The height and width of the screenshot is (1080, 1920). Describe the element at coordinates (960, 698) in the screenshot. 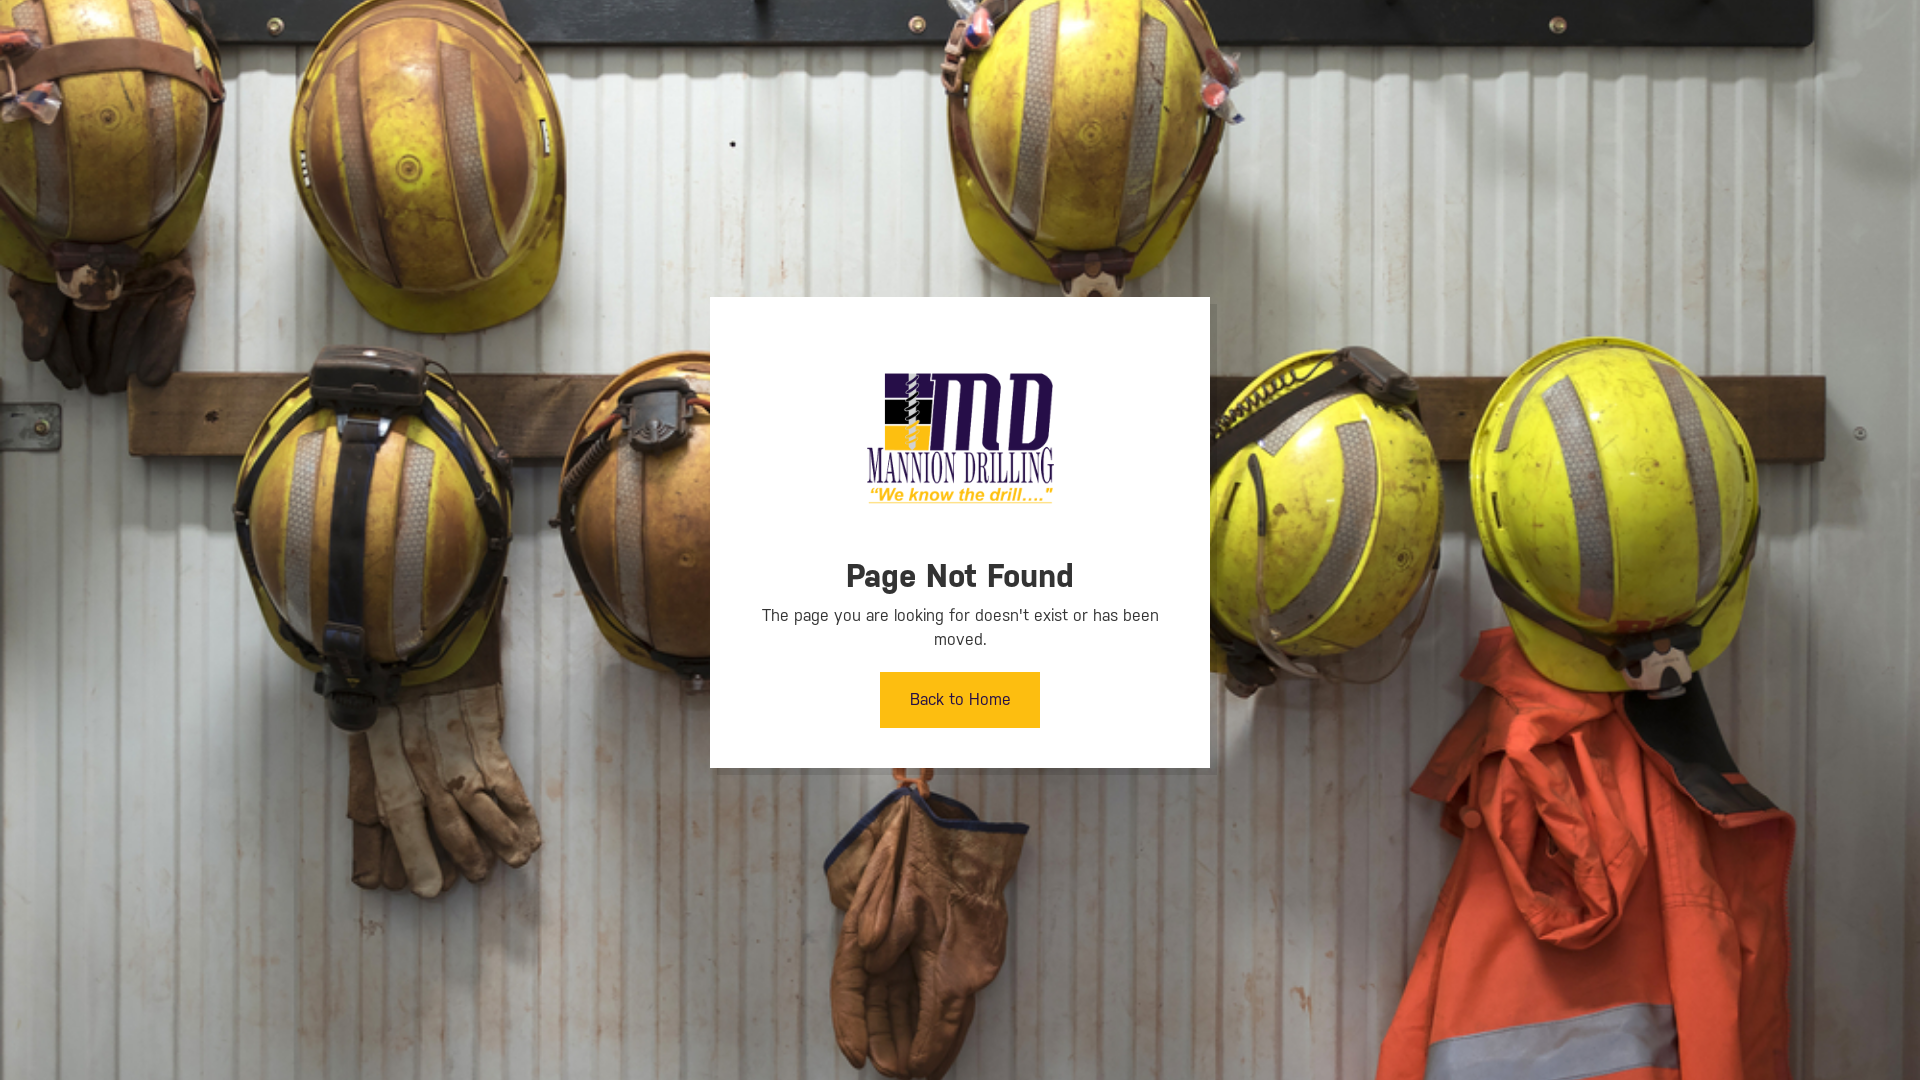

I see `'Back to Home'` at that location.